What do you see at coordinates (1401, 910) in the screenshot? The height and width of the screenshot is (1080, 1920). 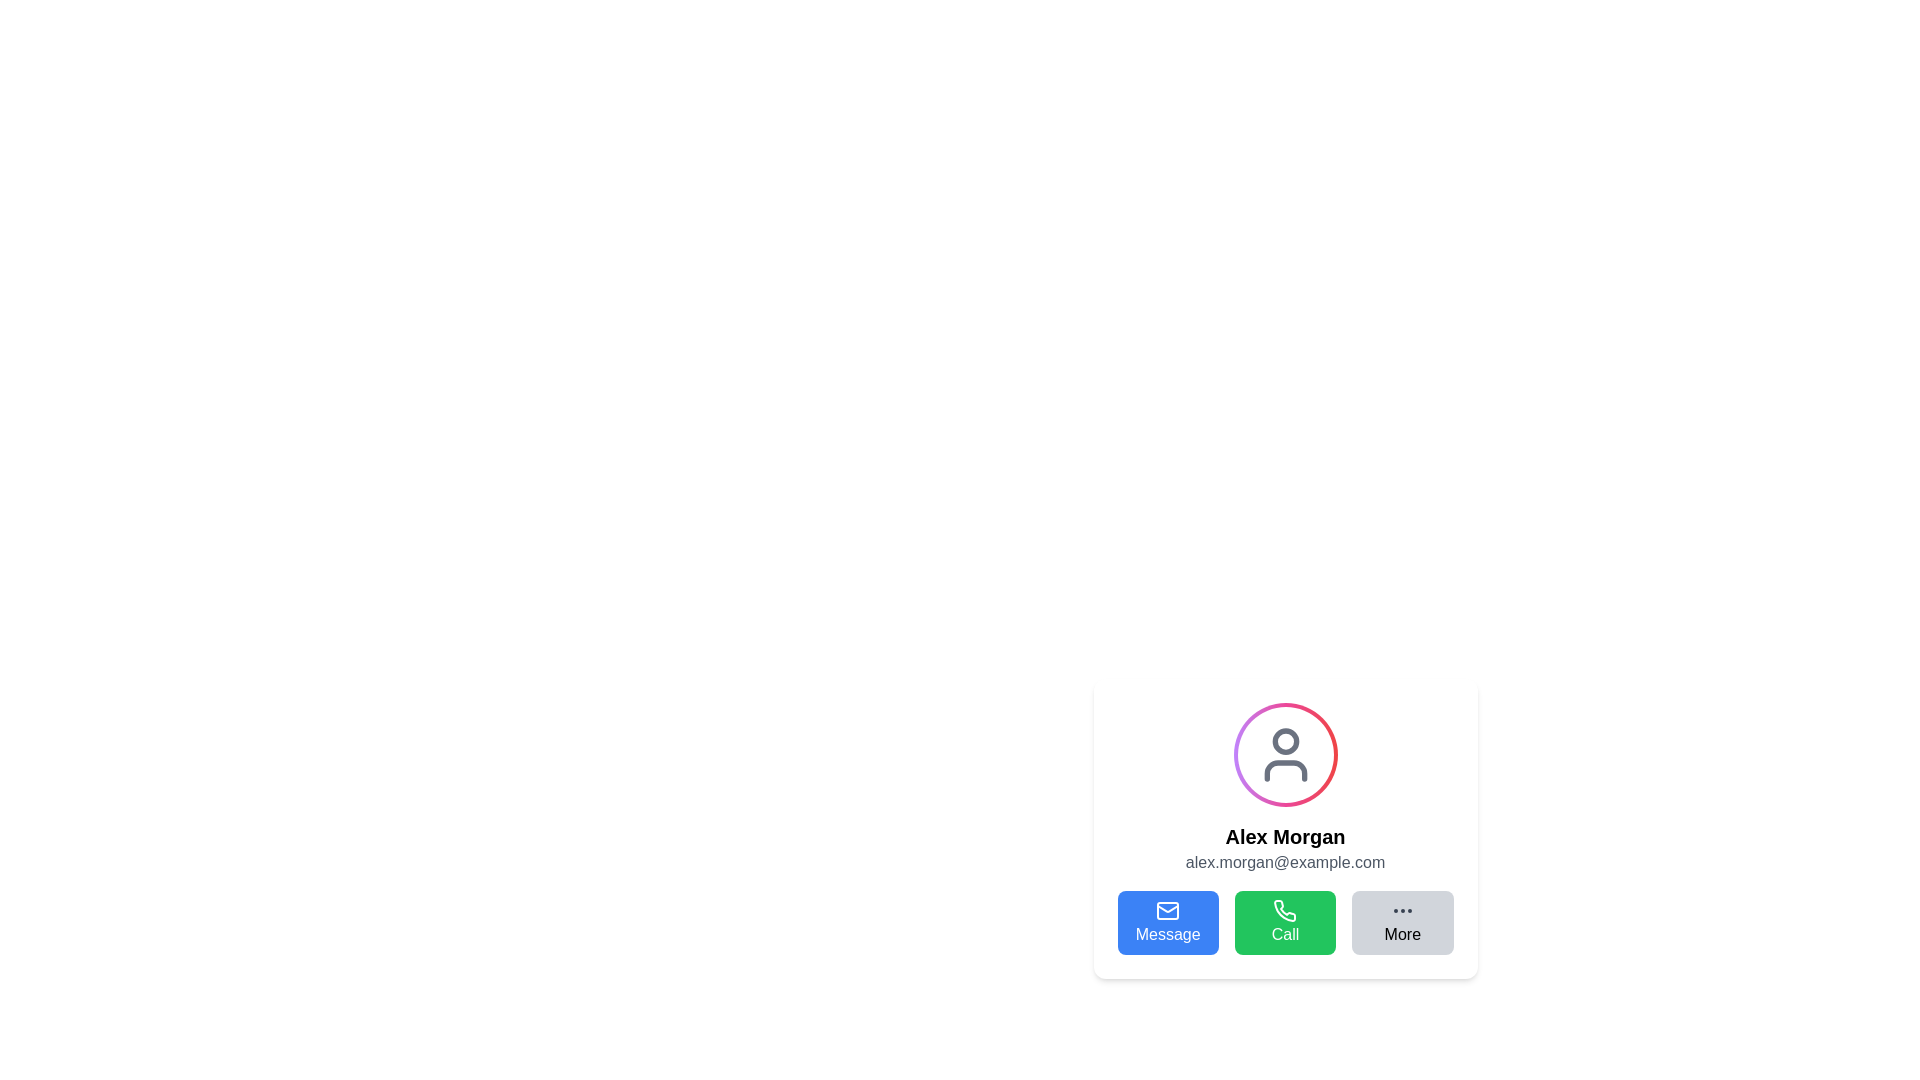 I see `the ellipsis icon, which is represented by three vertical dots` at bounding box center [1401, 910].